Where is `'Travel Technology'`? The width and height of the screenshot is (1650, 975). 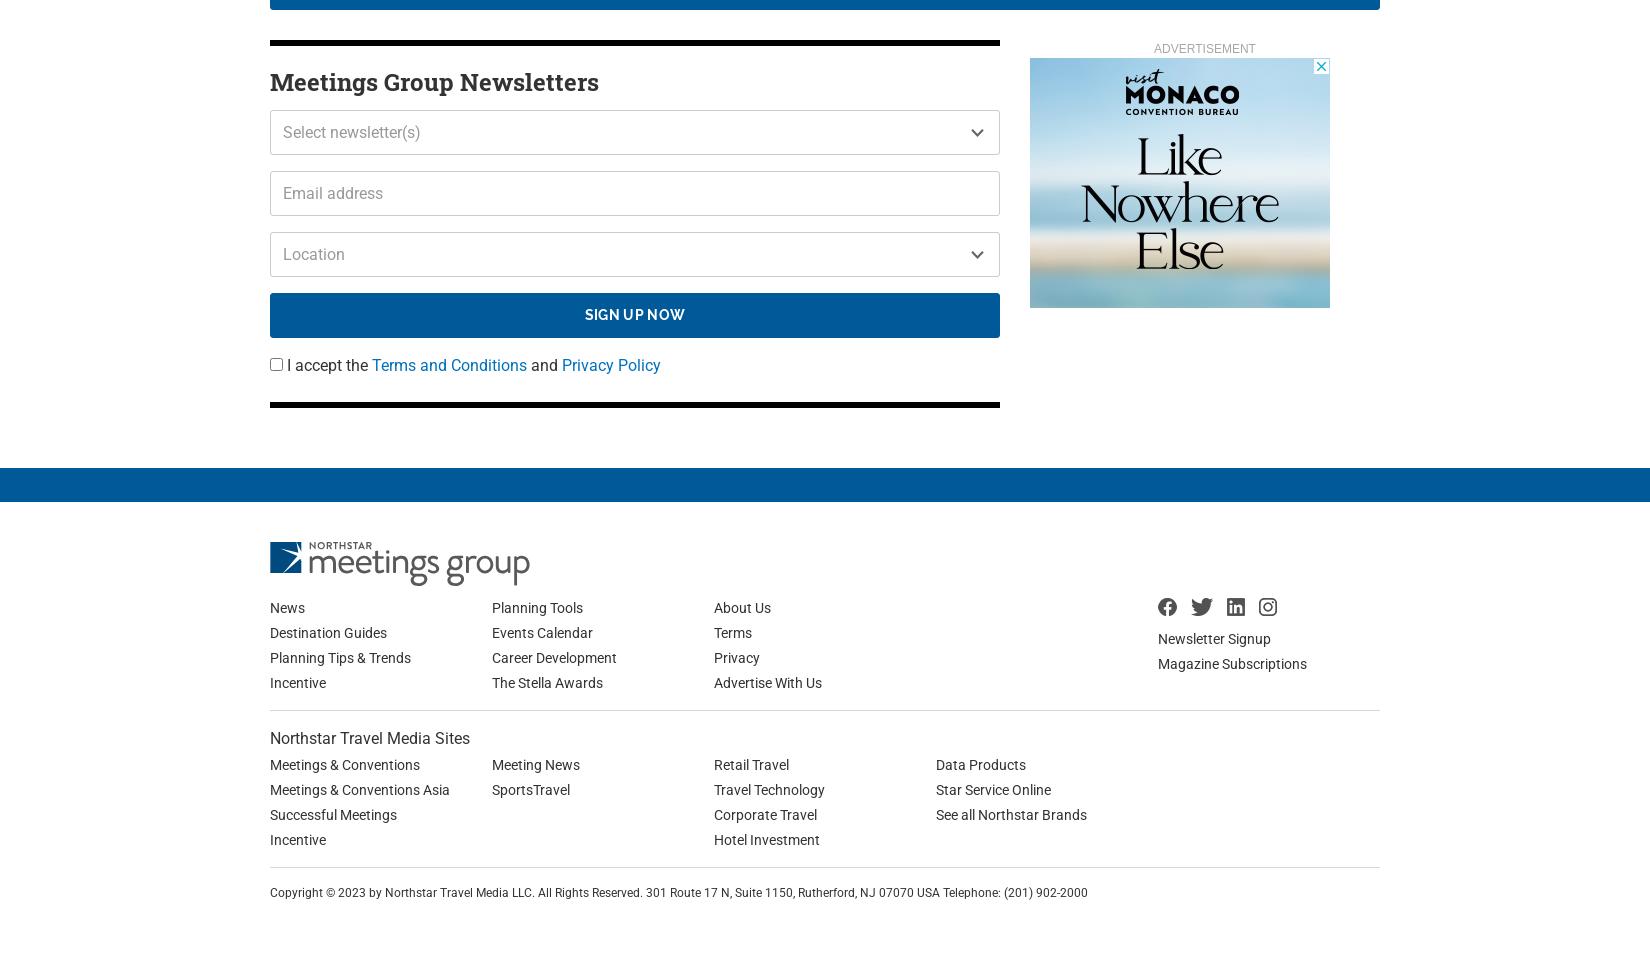
'Travel Technology' is located at coordinates (768, 788).